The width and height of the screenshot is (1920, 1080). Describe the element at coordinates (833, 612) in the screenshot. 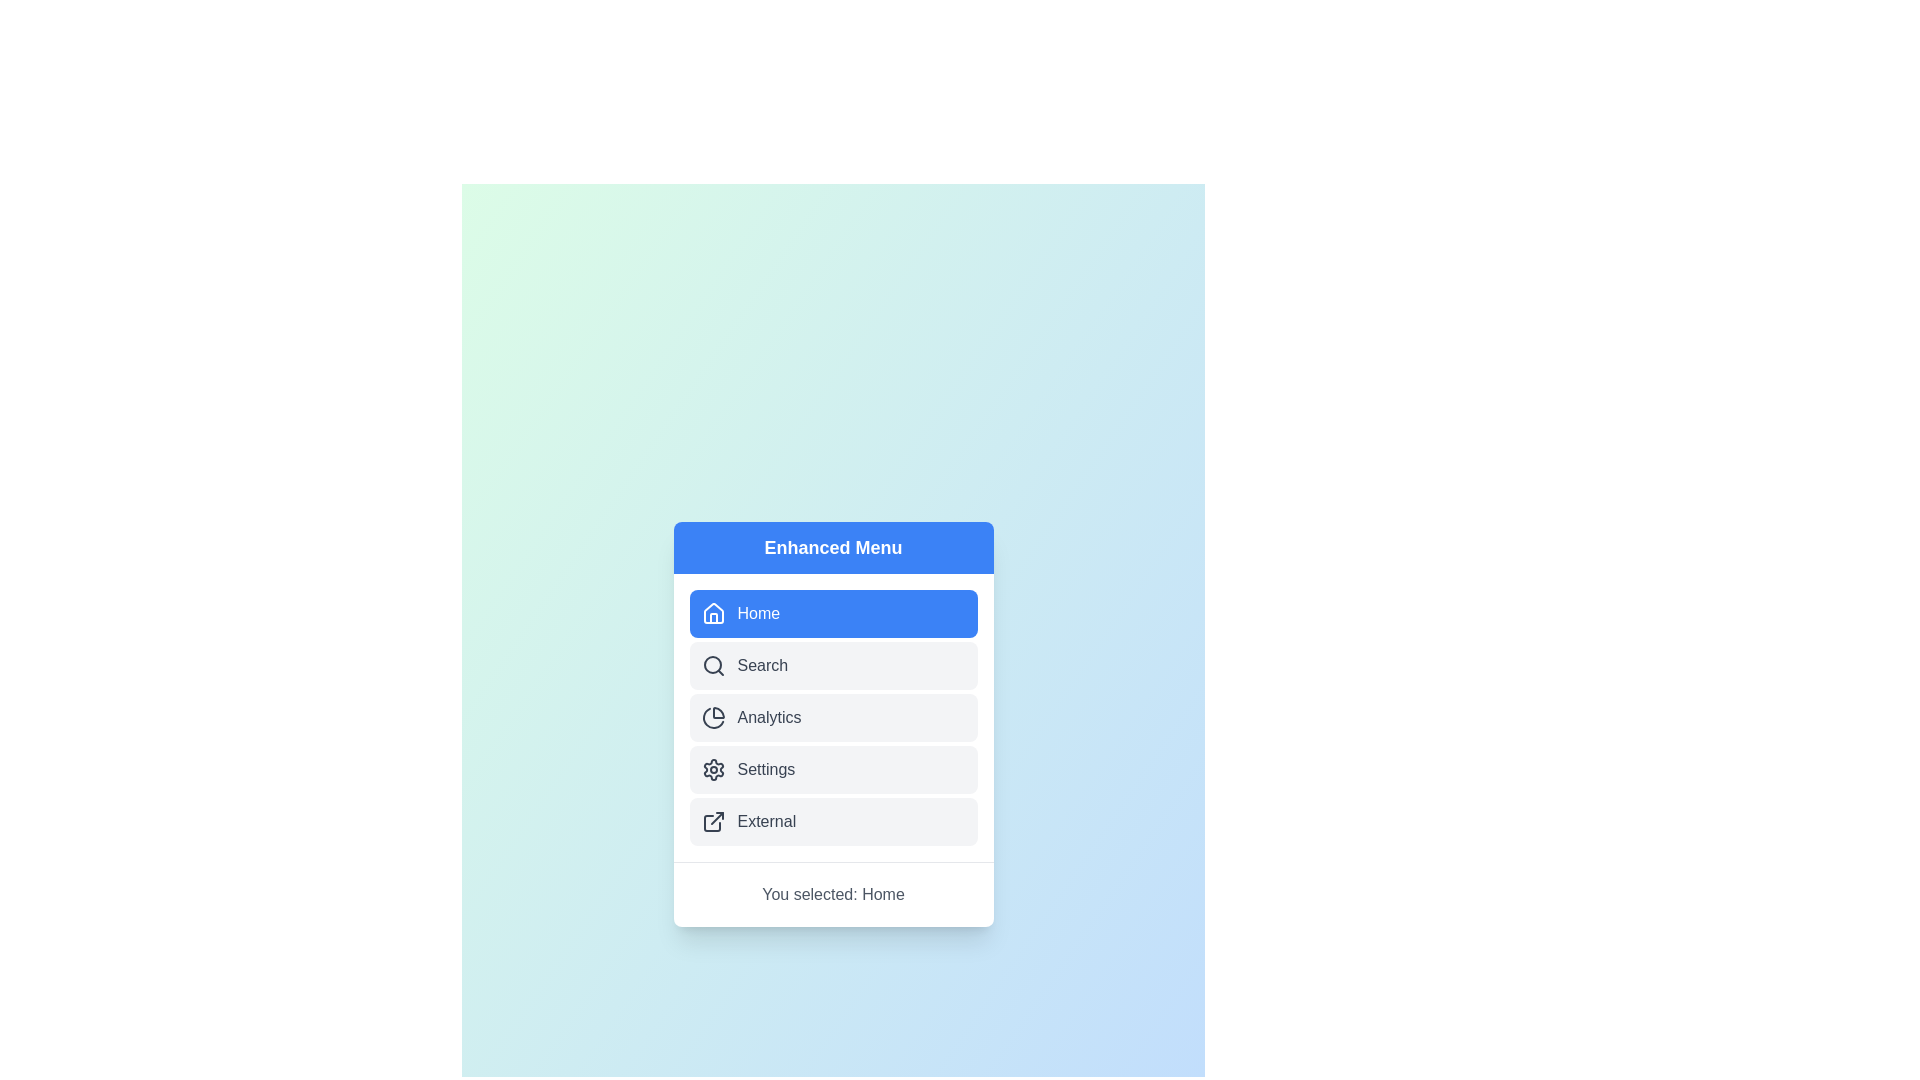

I see `the menu item Home by clicking on its corresponding button` at that location.